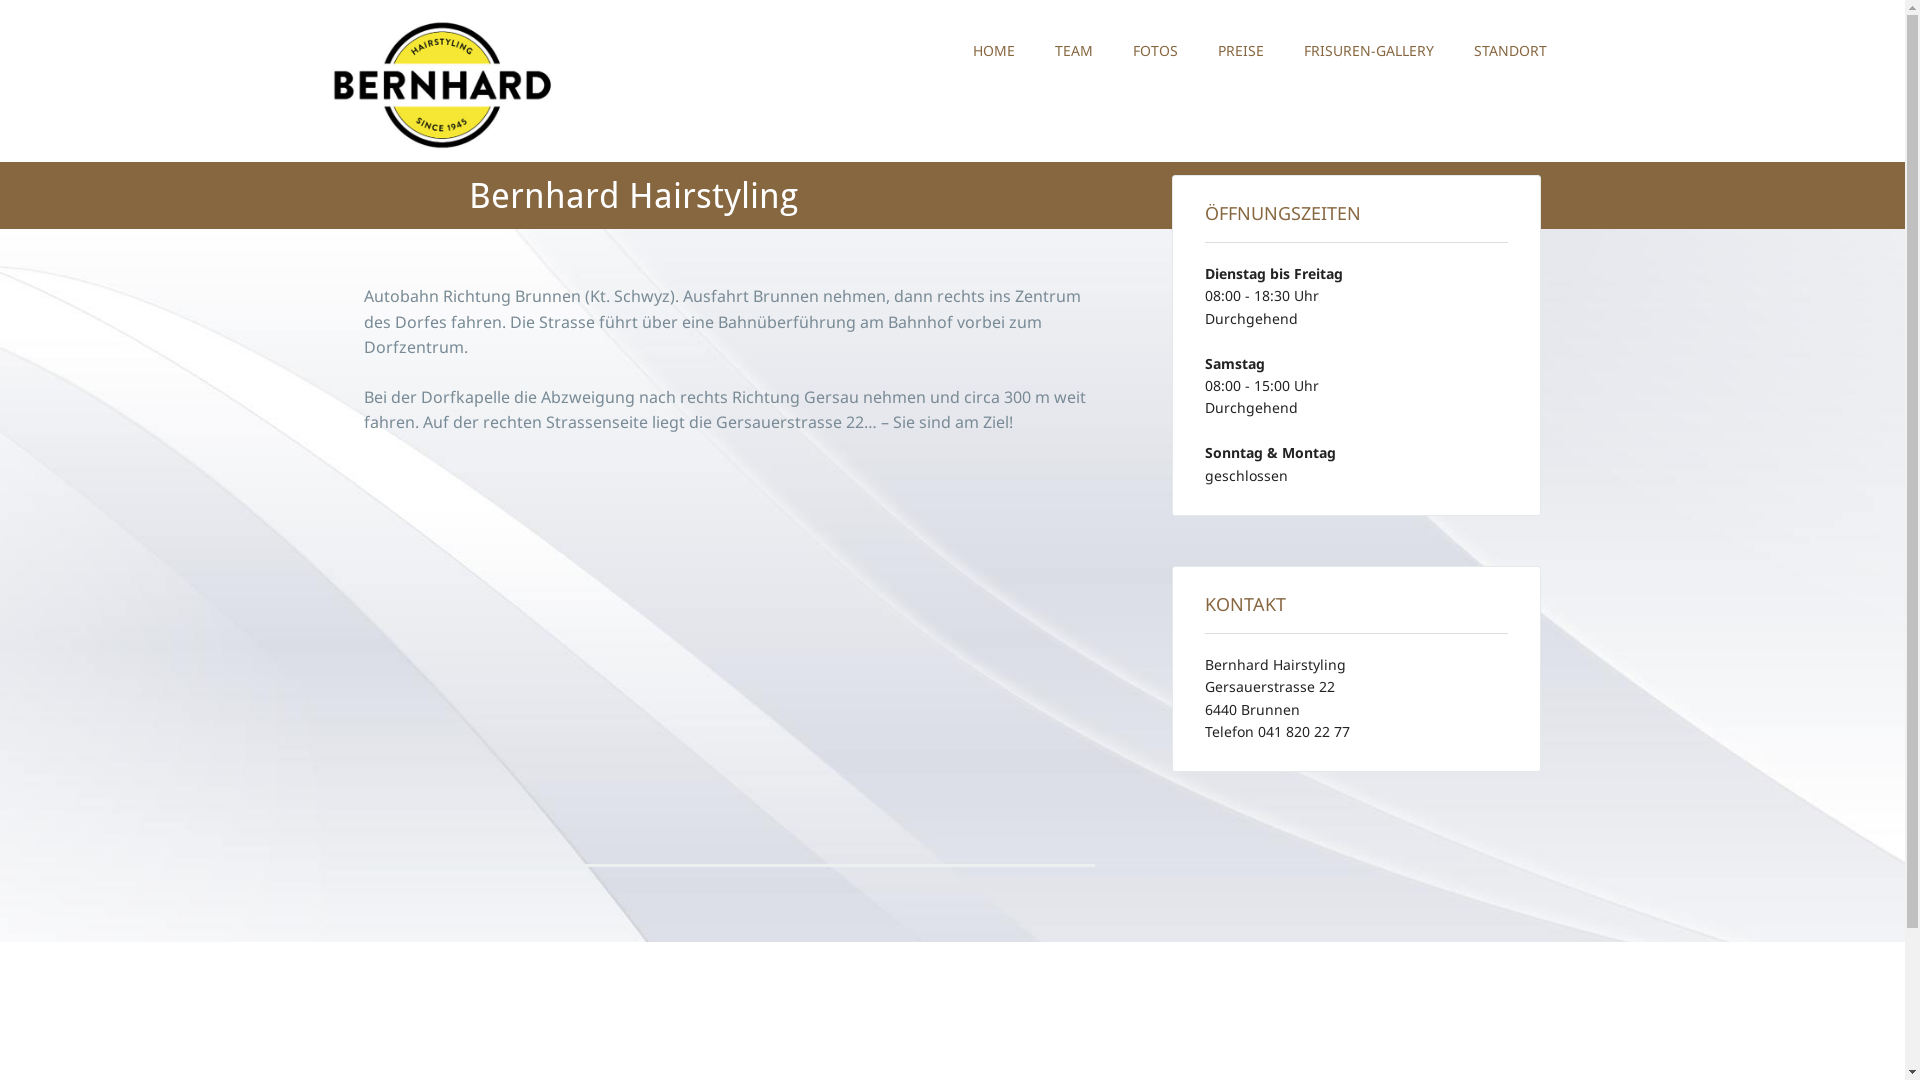 Image resolution: width=1920 pixels, height=1080 pixels. I want to click on 'HOME', so click(993, 49).